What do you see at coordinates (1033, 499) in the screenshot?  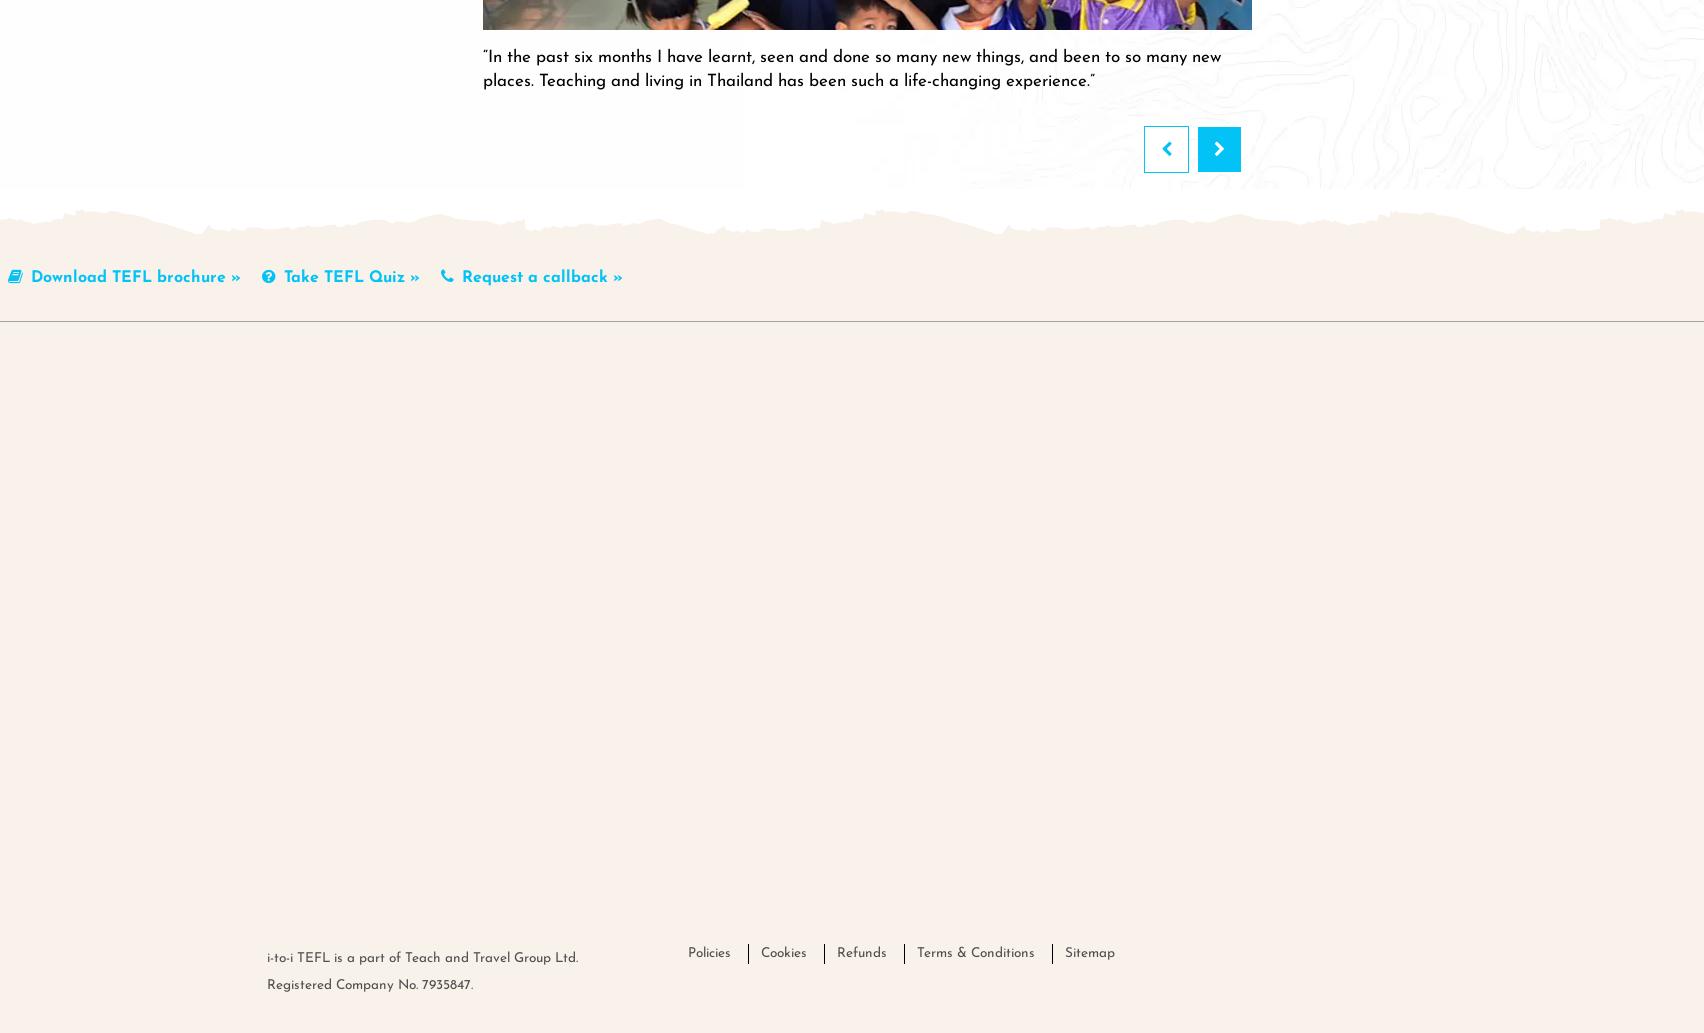 I see `'i-to-i Careers'` at bounding box center [1033, 499].